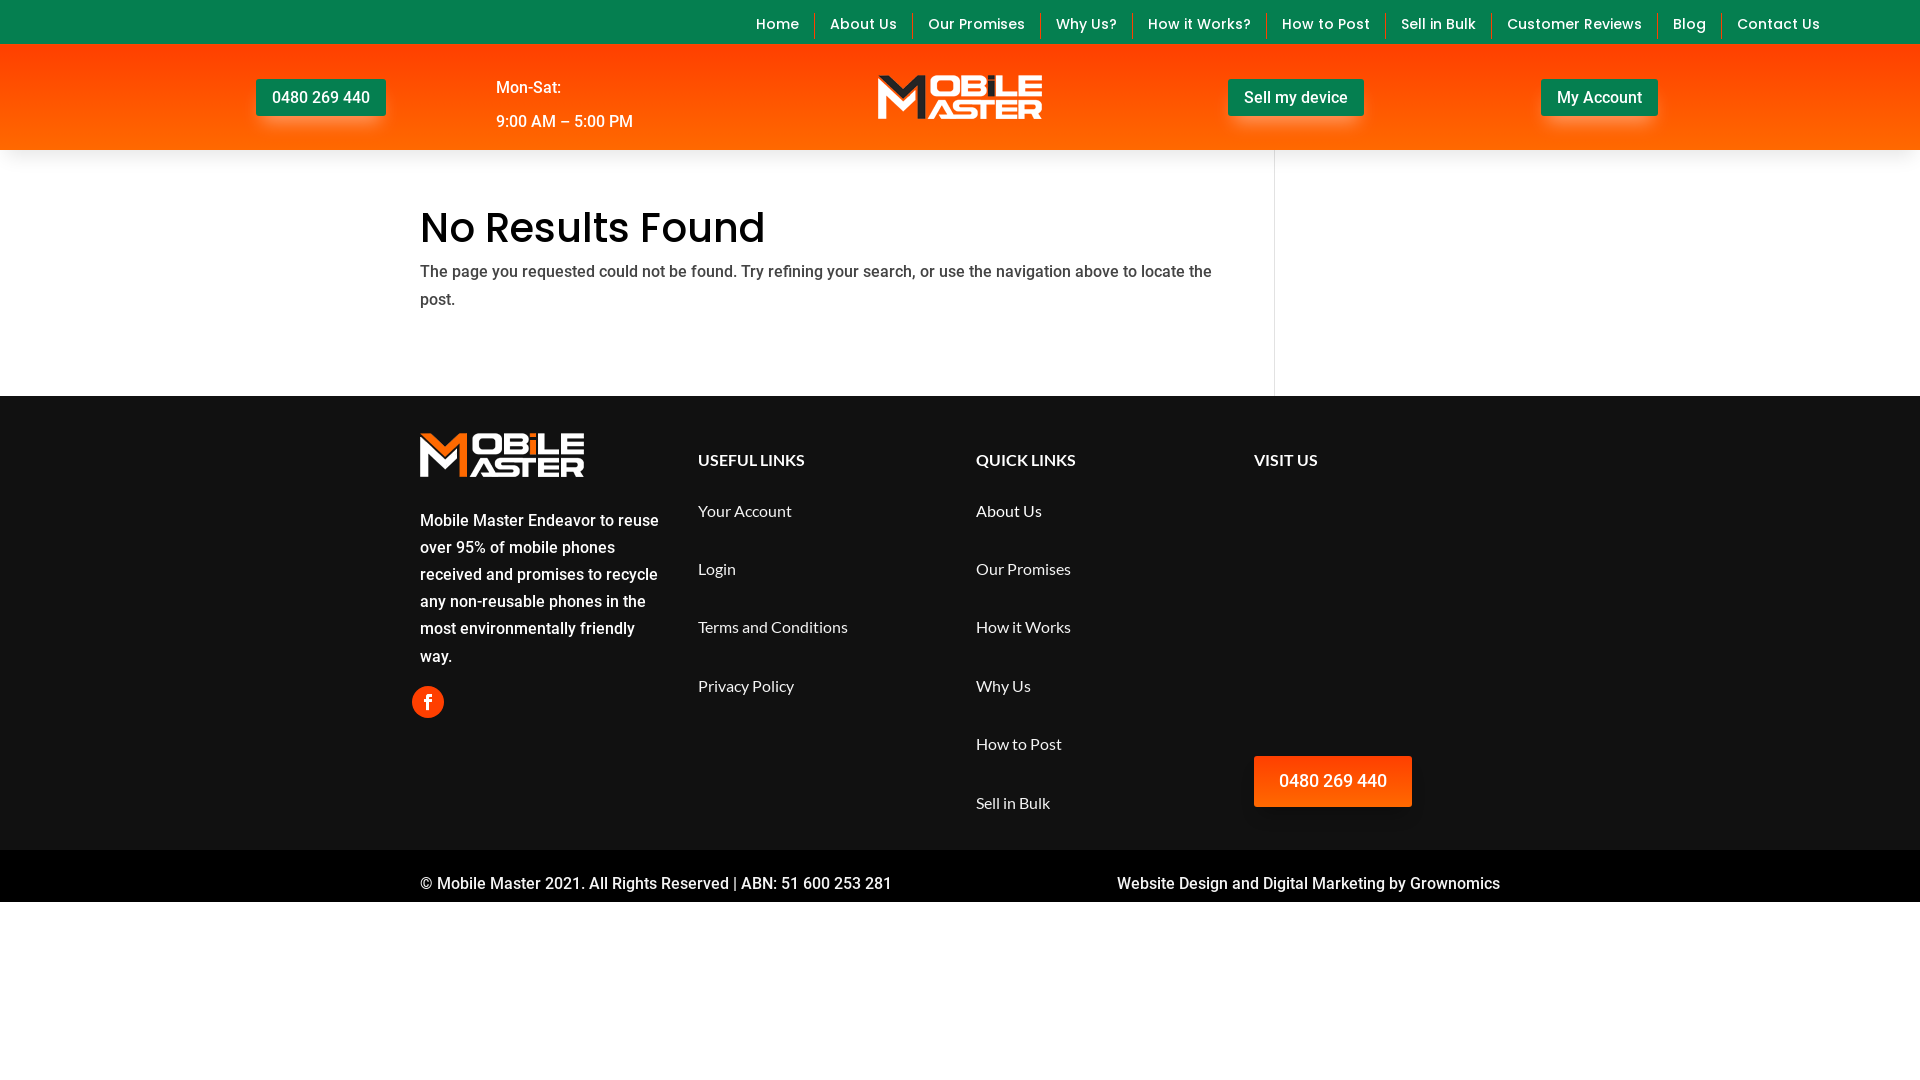  What do you see at coordinates (1573, 26) in the screenshot?
I see `'Customer Reviews'` at bounding box center [1573, 26].